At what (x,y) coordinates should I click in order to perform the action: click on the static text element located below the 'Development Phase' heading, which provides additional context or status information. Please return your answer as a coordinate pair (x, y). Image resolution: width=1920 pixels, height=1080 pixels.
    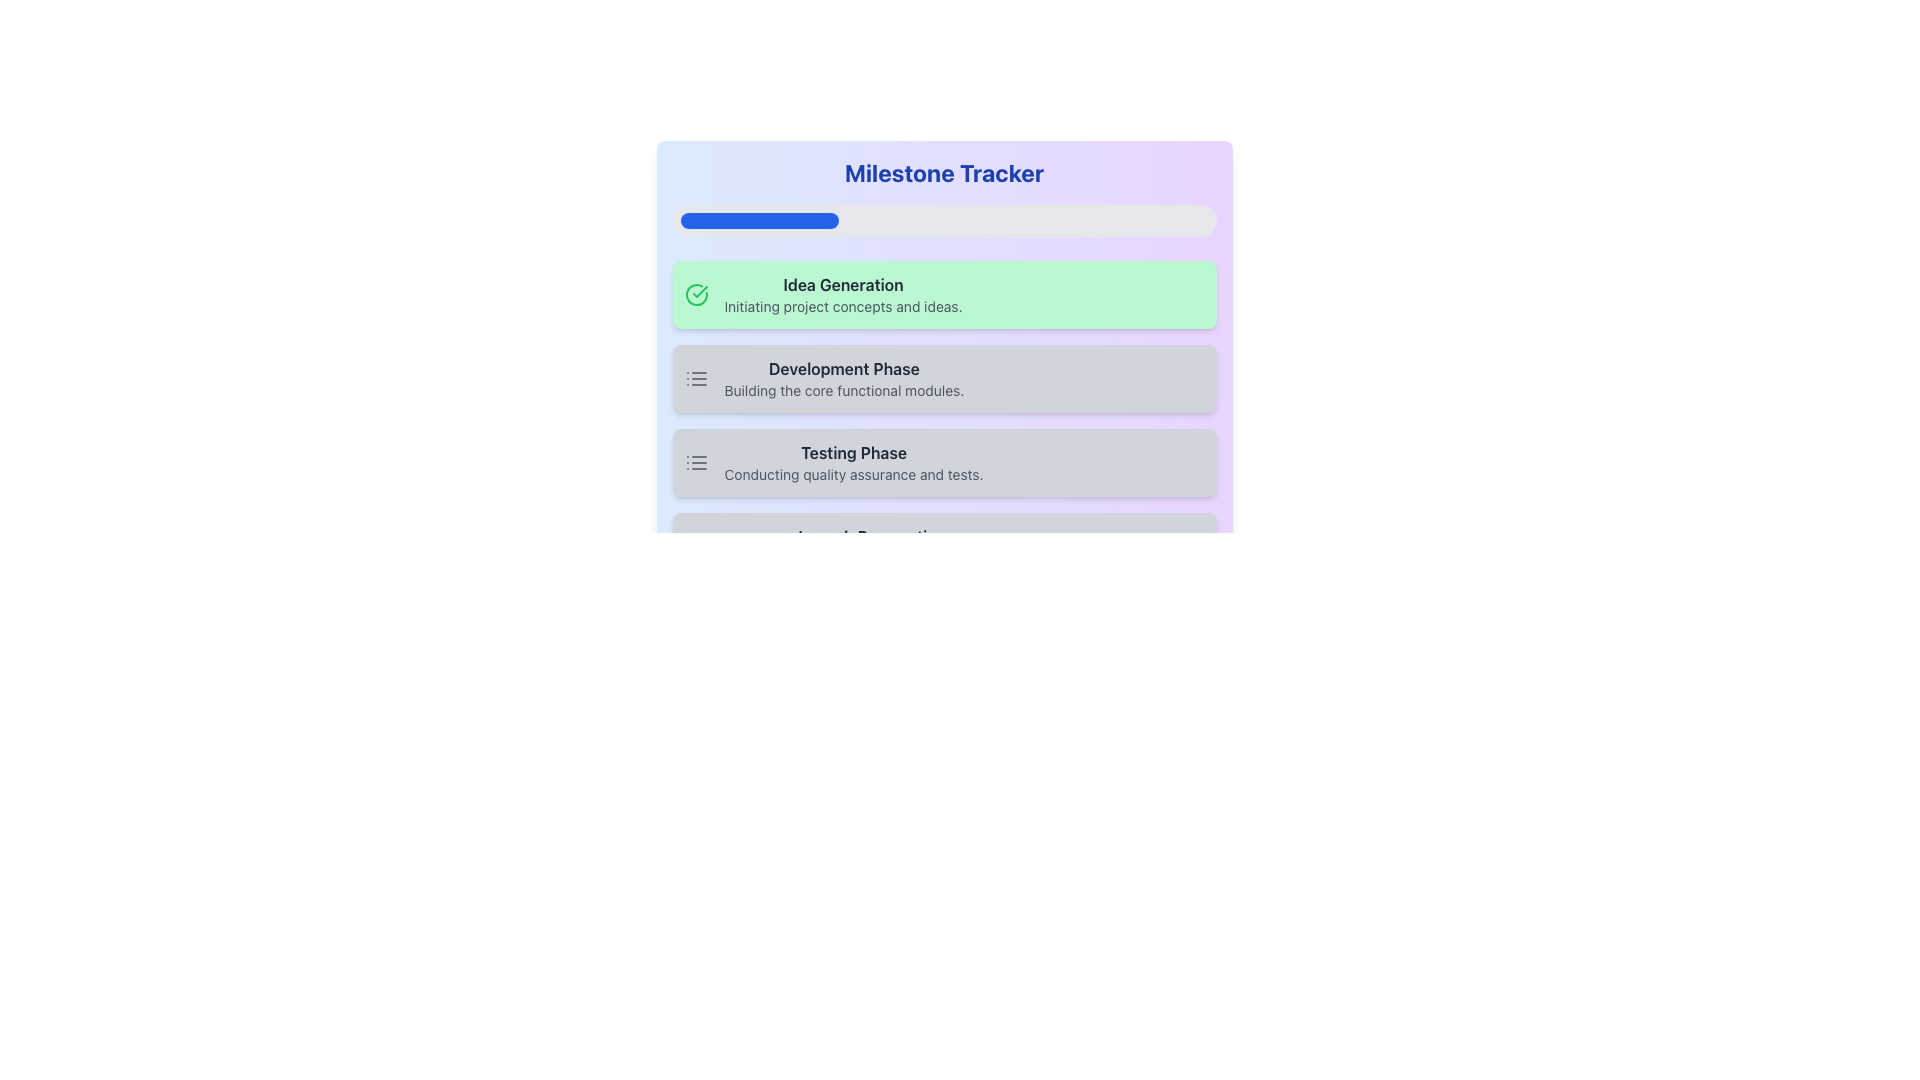
    Looking at the image, I should click on (844, 390).